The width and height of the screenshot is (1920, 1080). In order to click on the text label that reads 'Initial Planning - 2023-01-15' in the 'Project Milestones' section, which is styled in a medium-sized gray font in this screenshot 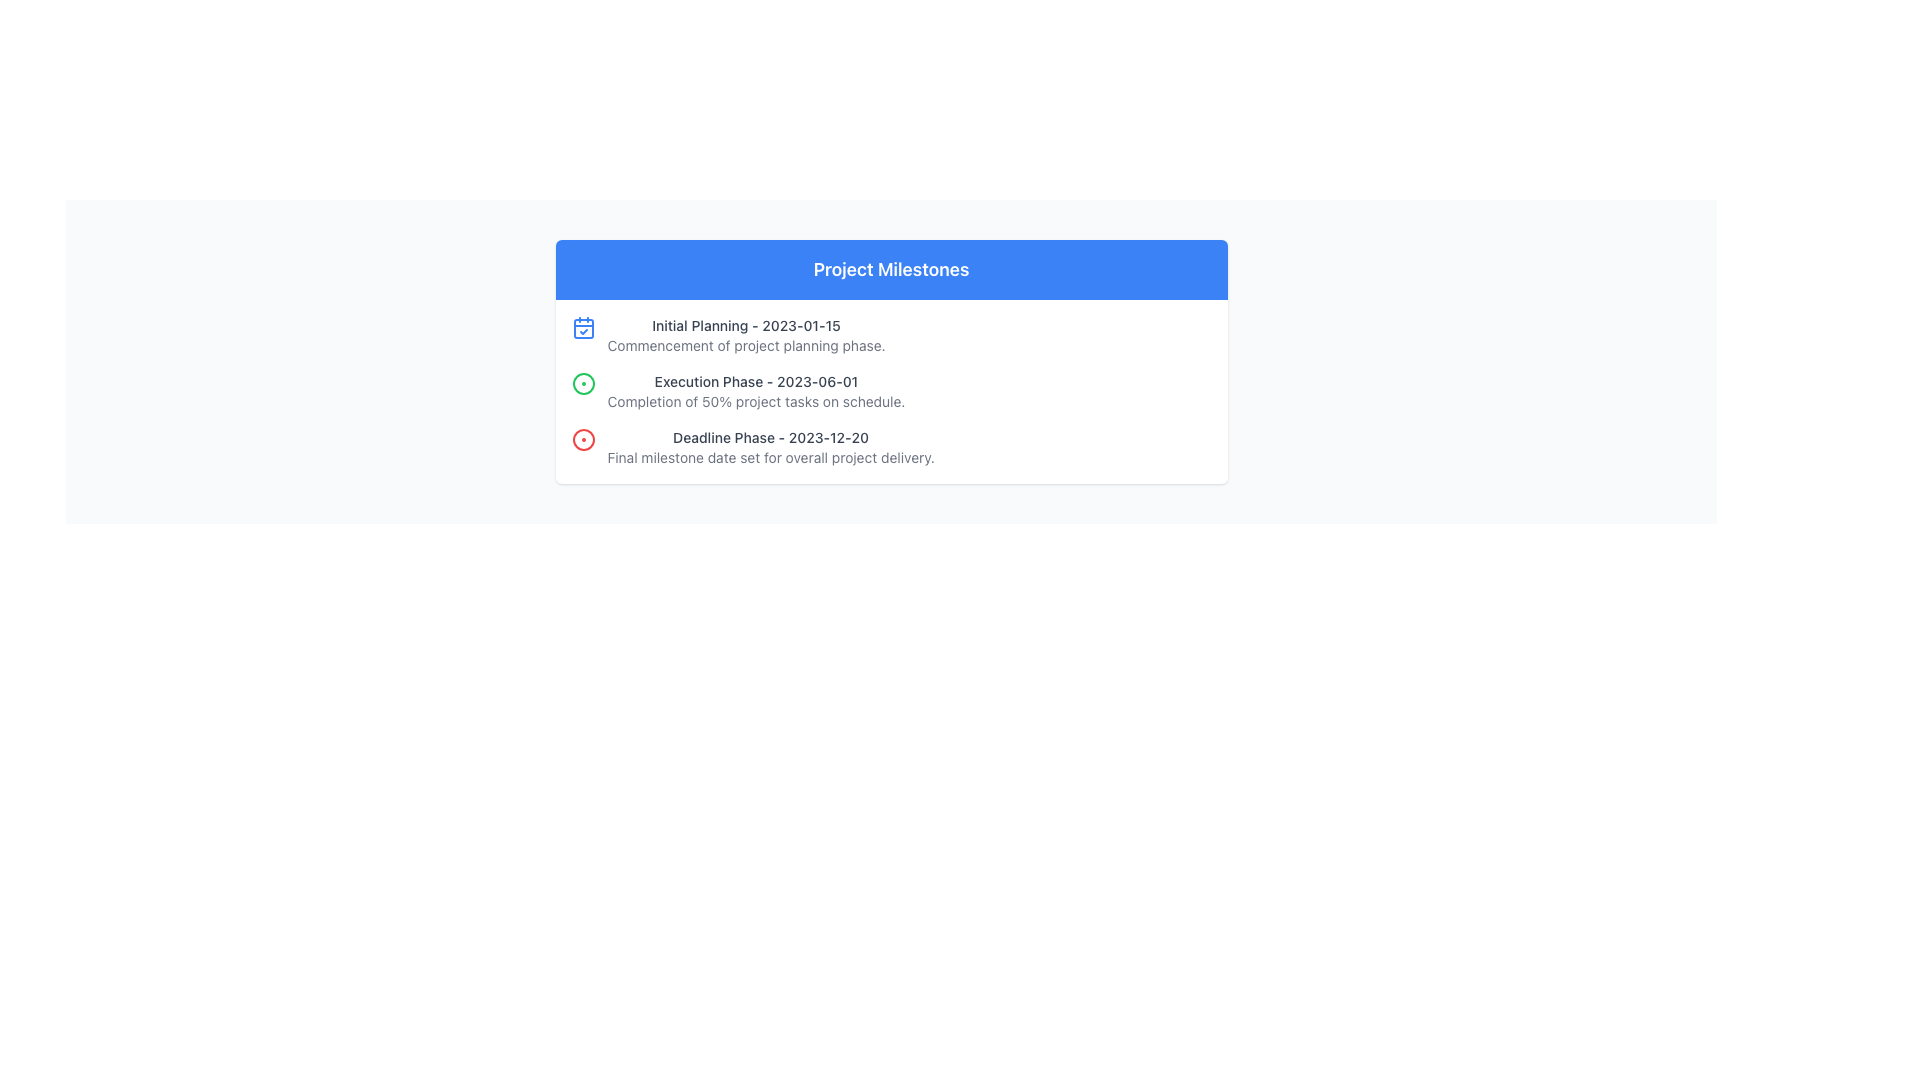, I will do `click(745, 325)`.